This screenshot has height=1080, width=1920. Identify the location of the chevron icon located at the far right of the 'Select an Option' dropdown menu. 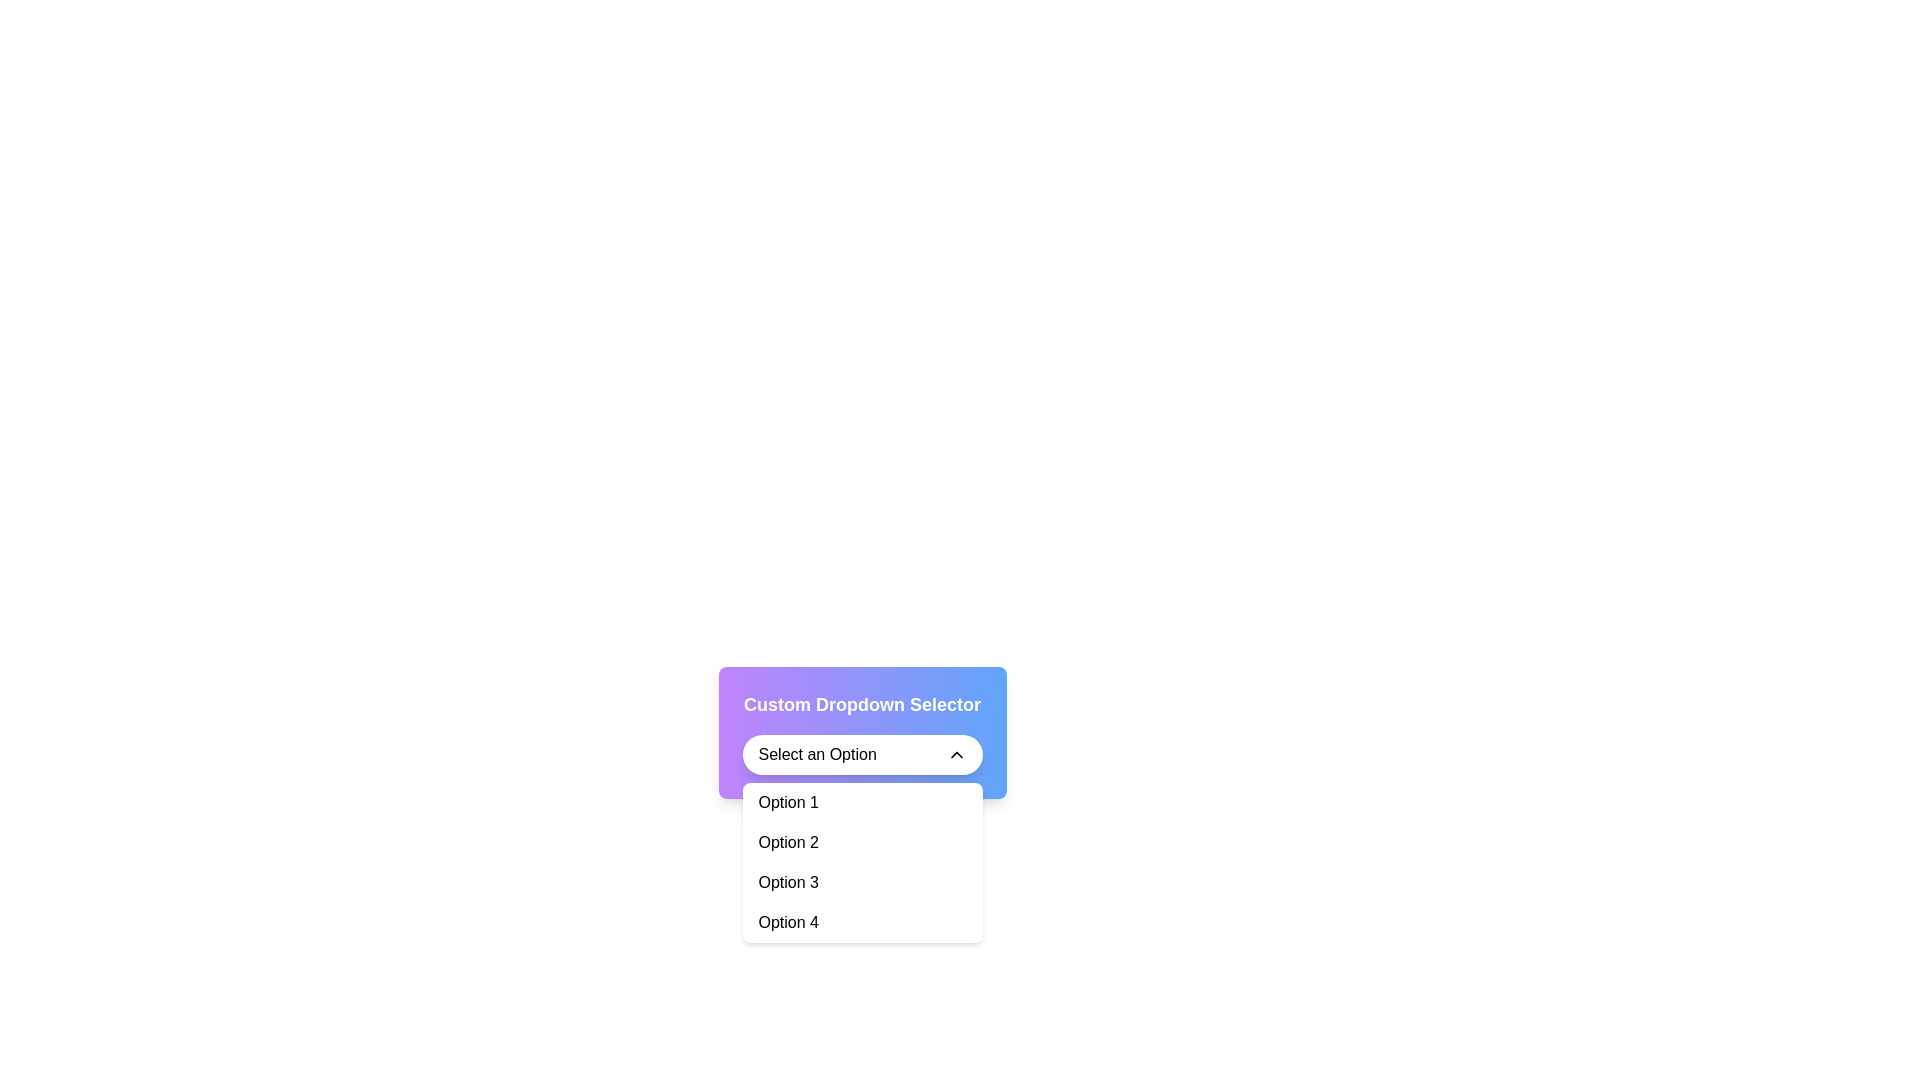
(955, 755).